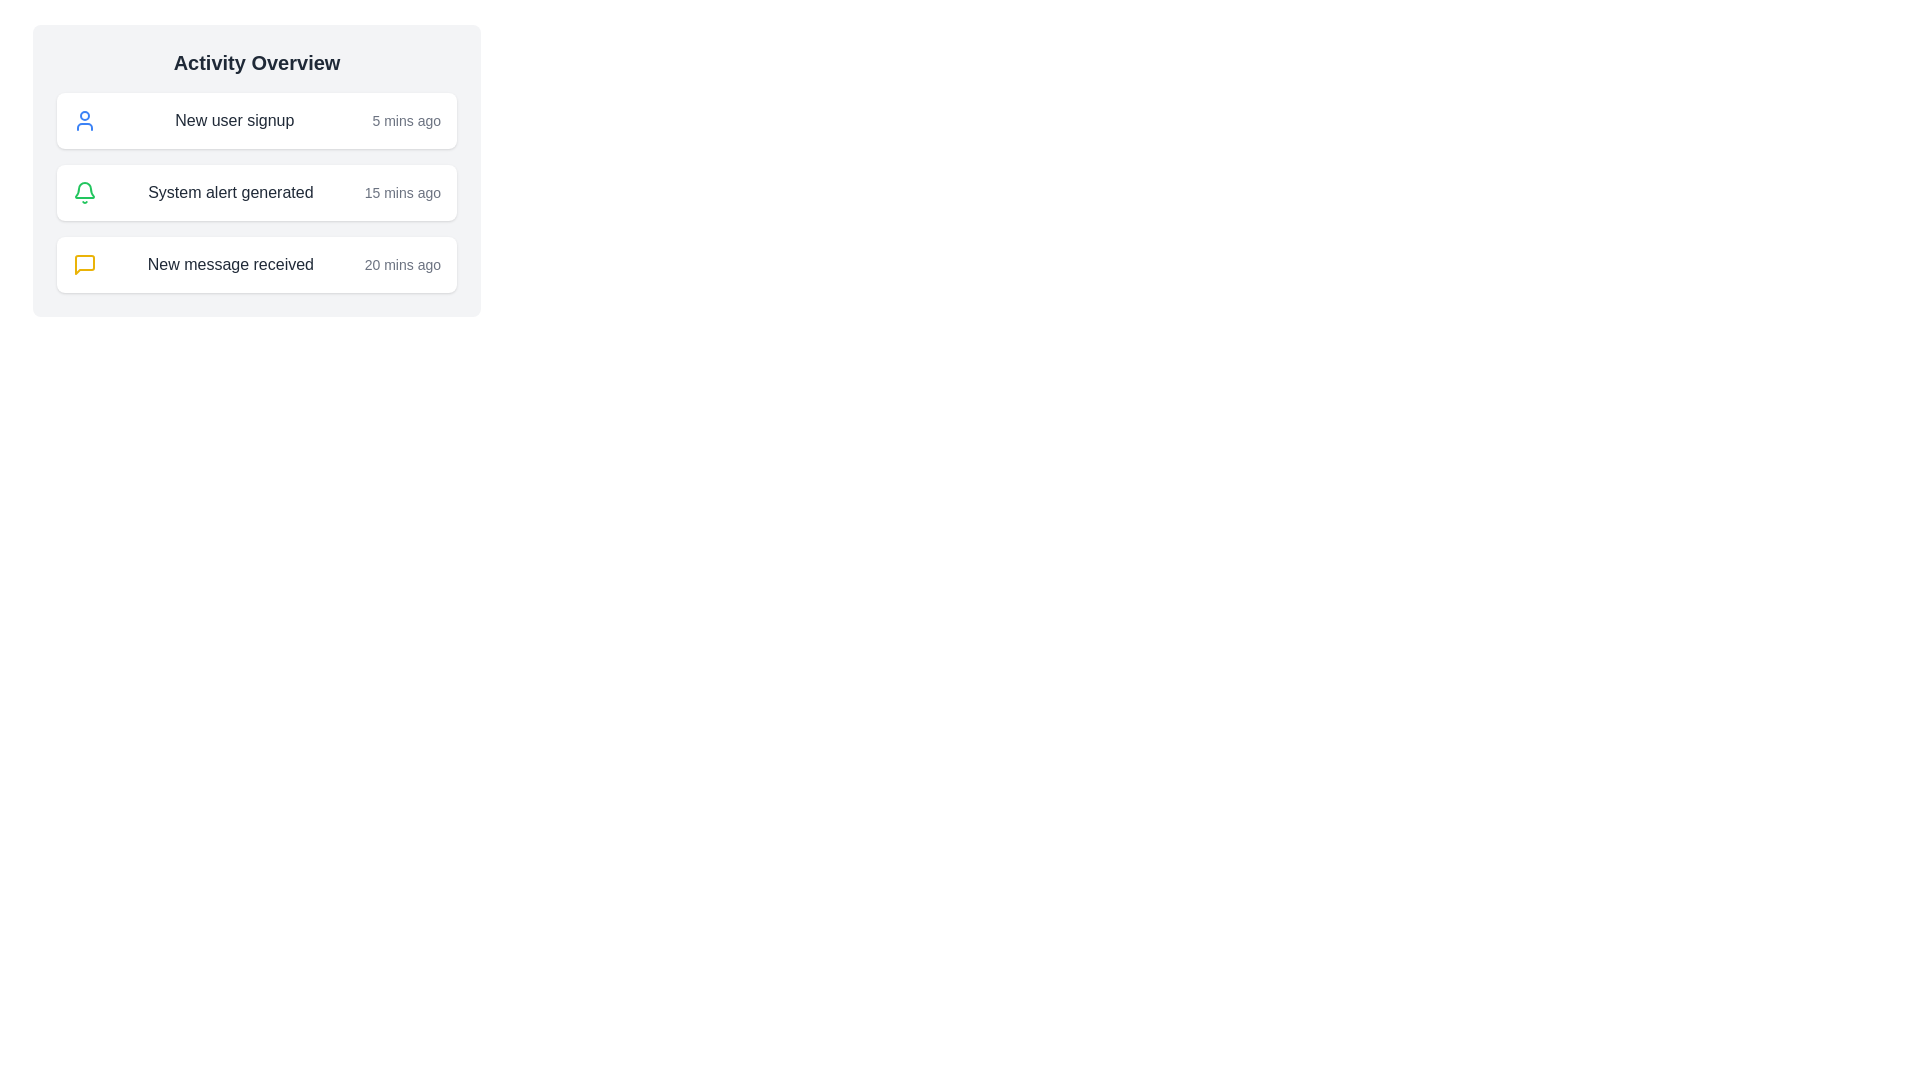  I want to click on the notification bell icon with a green outline that indicates a 'System alert generated' entry in the 'Activity Overview' section, so click(84, 190).